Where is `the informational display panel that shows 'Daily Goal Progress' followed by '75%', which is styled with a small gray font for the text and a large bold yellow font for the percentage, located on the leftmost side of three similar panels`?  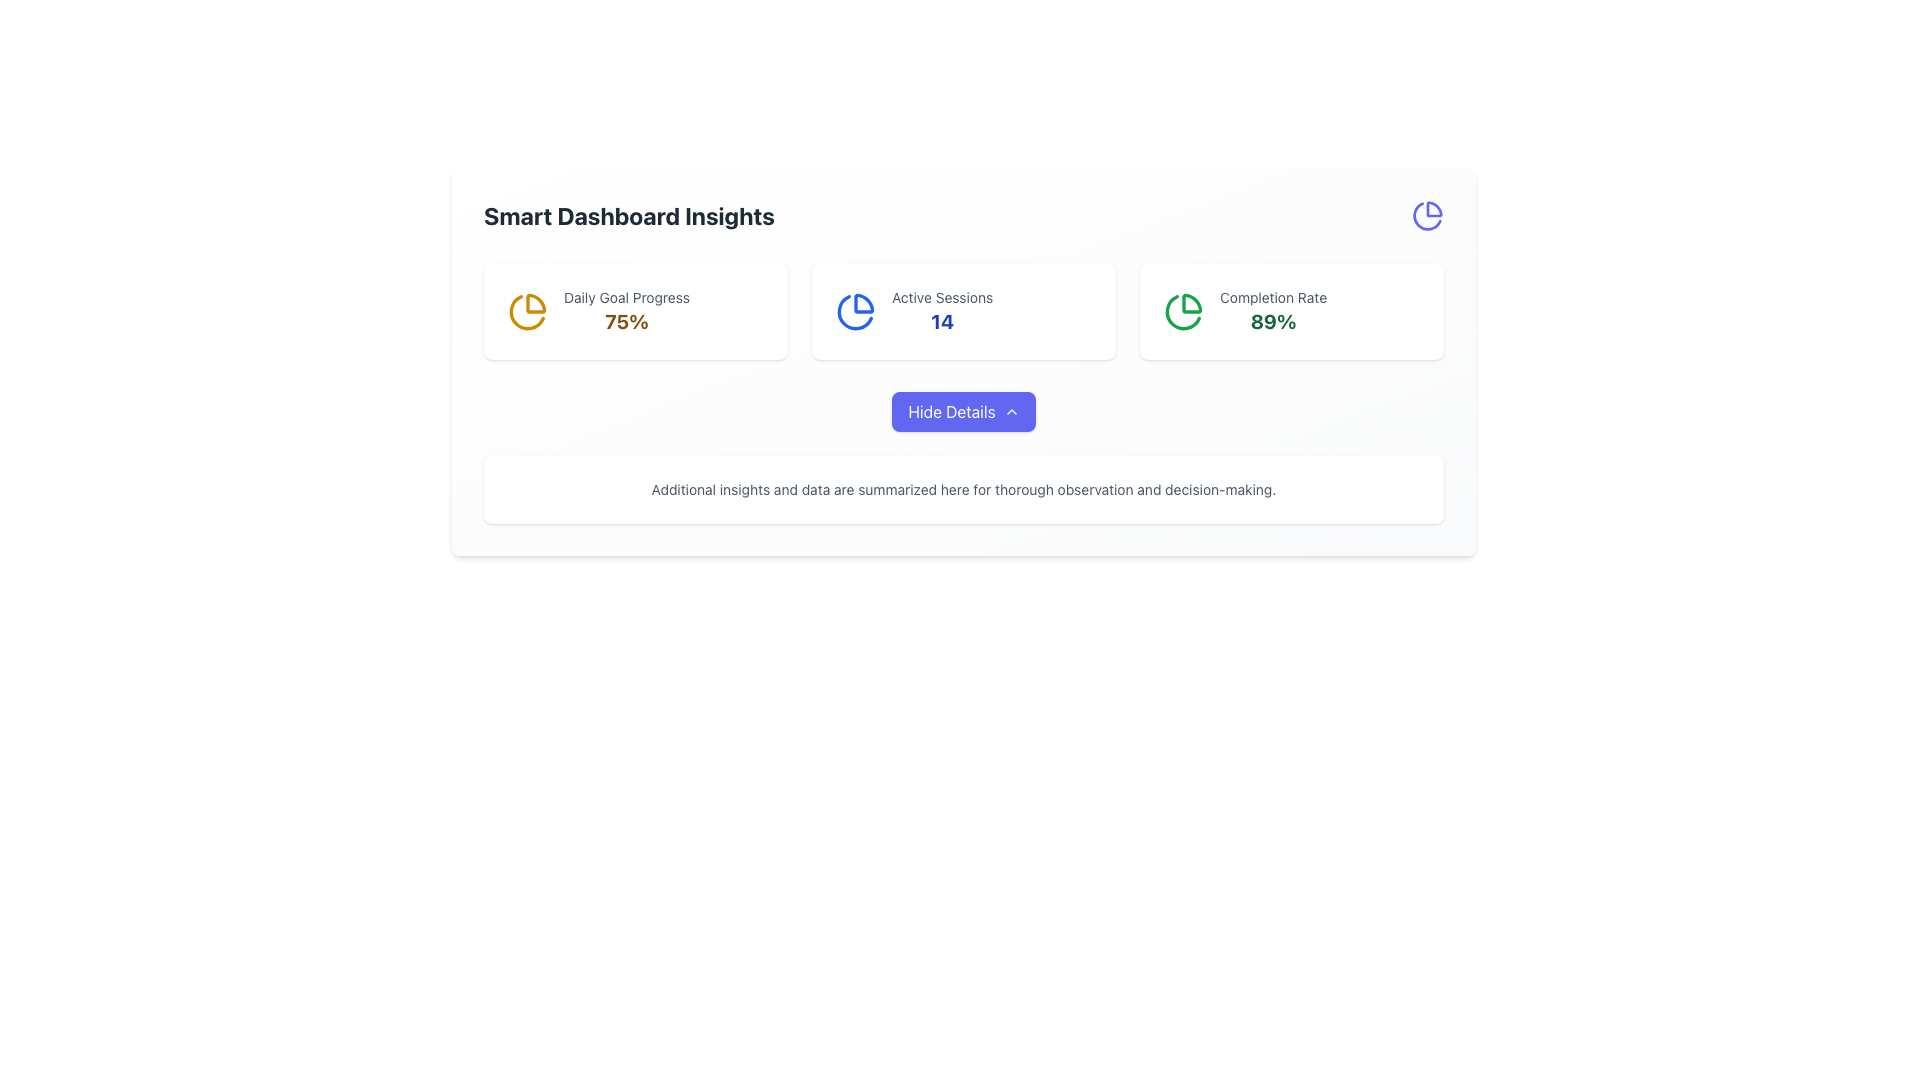
the informational display panel that shows 'Daily Goal Progress' followed by '75%', which is styled with a small gray font for the text and a large bold yellow font for the percentage, located on the leftmost side of three similar panels is located at coordinates (626, 312).